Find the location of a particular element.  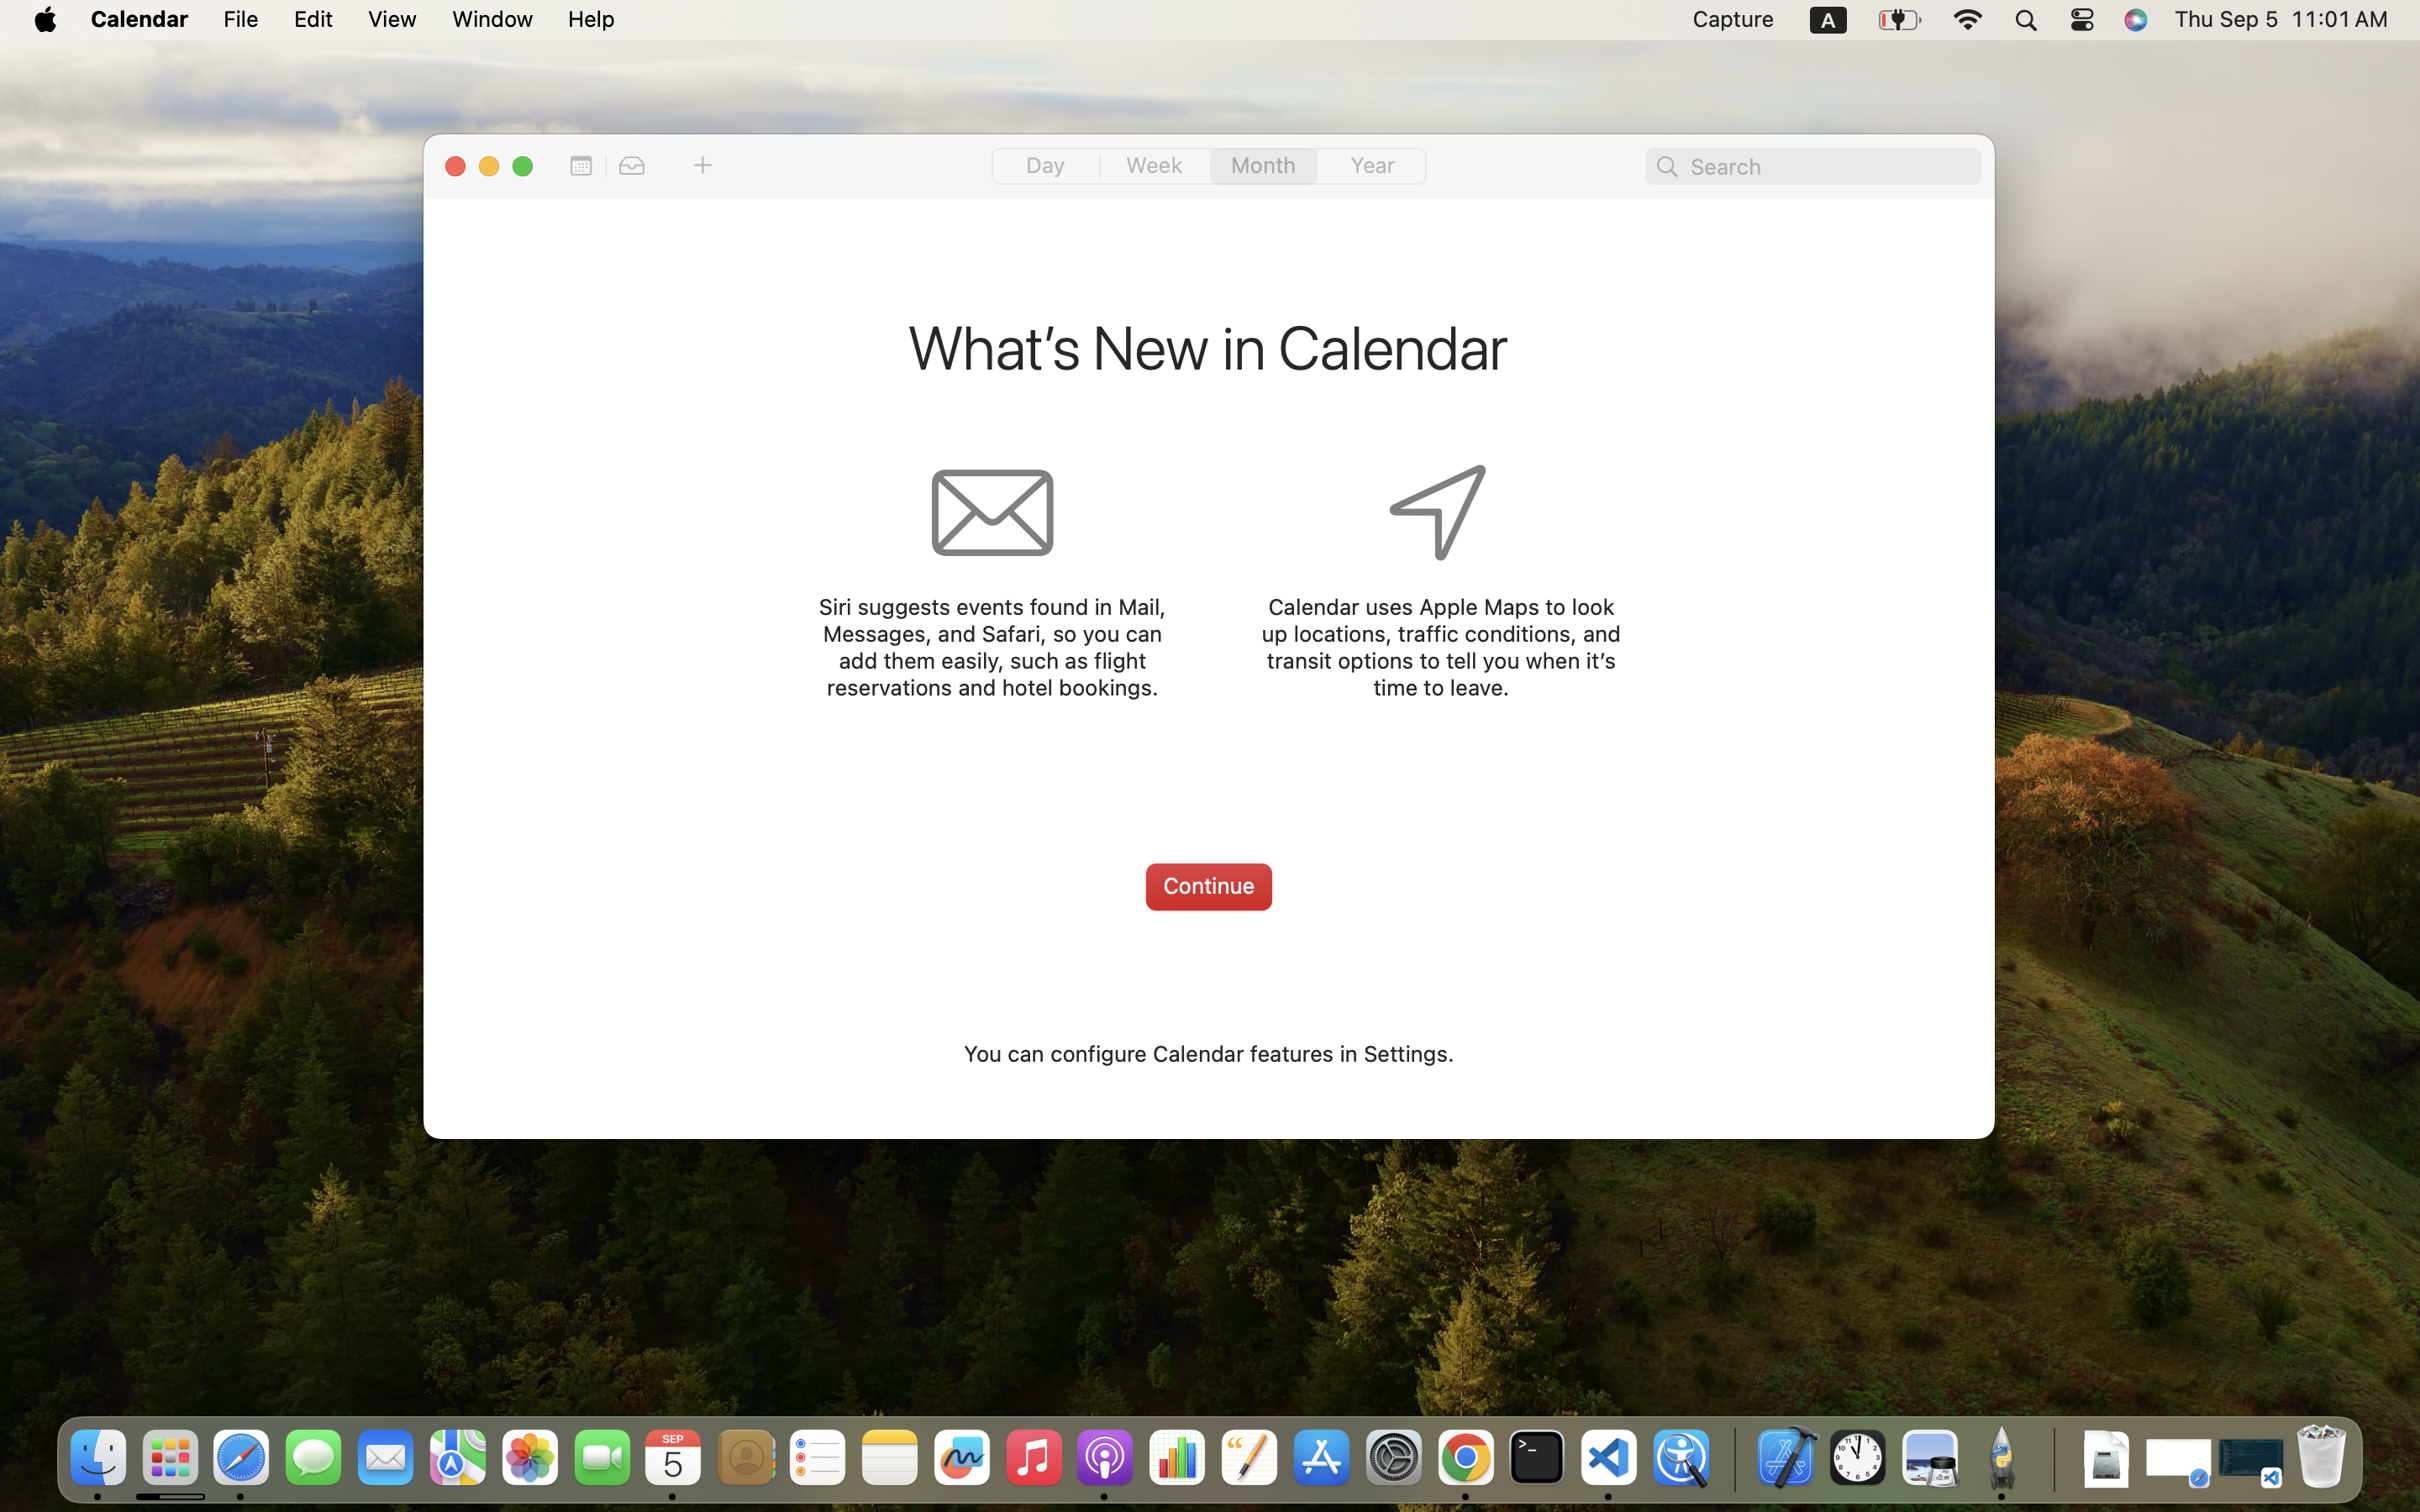

'<AXUIElement 0x125c498e0> {pid=1173}' is located at coordinates (1208, 166).